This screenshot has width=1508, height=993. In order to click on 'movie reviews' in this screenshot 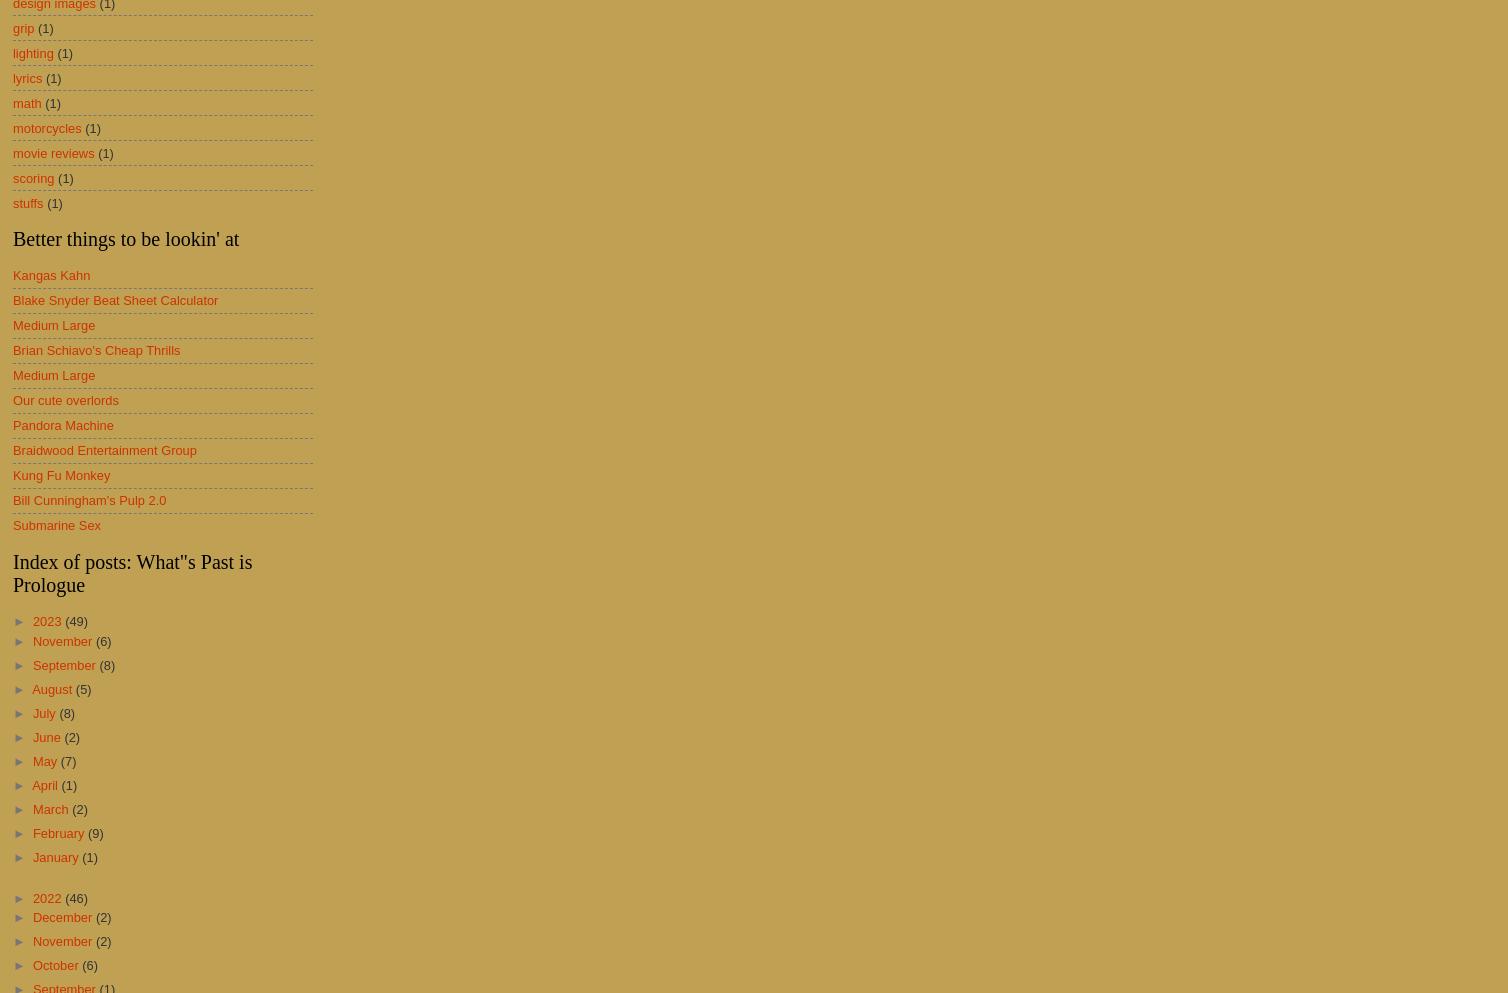, I will do `click(53, 152)`.